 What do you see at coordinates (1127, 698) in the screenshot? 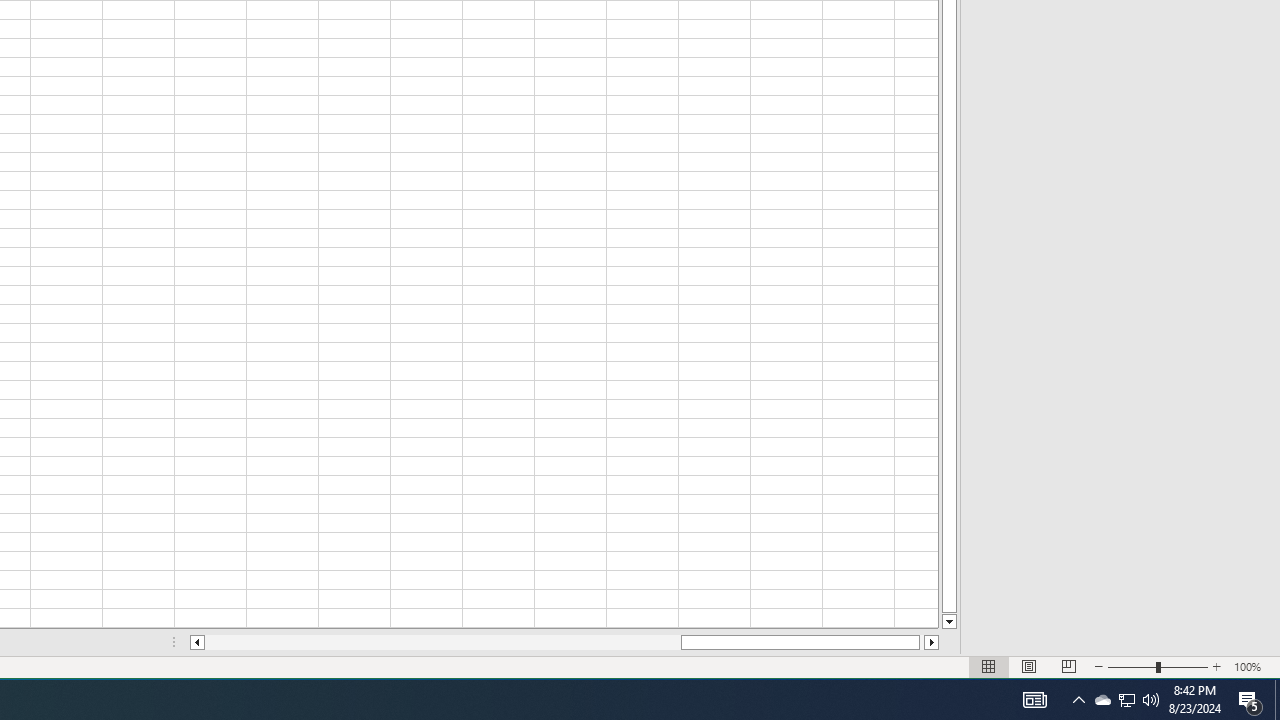
I see `'User Promoted Notification Area'` at bounding box center [1127, 698].